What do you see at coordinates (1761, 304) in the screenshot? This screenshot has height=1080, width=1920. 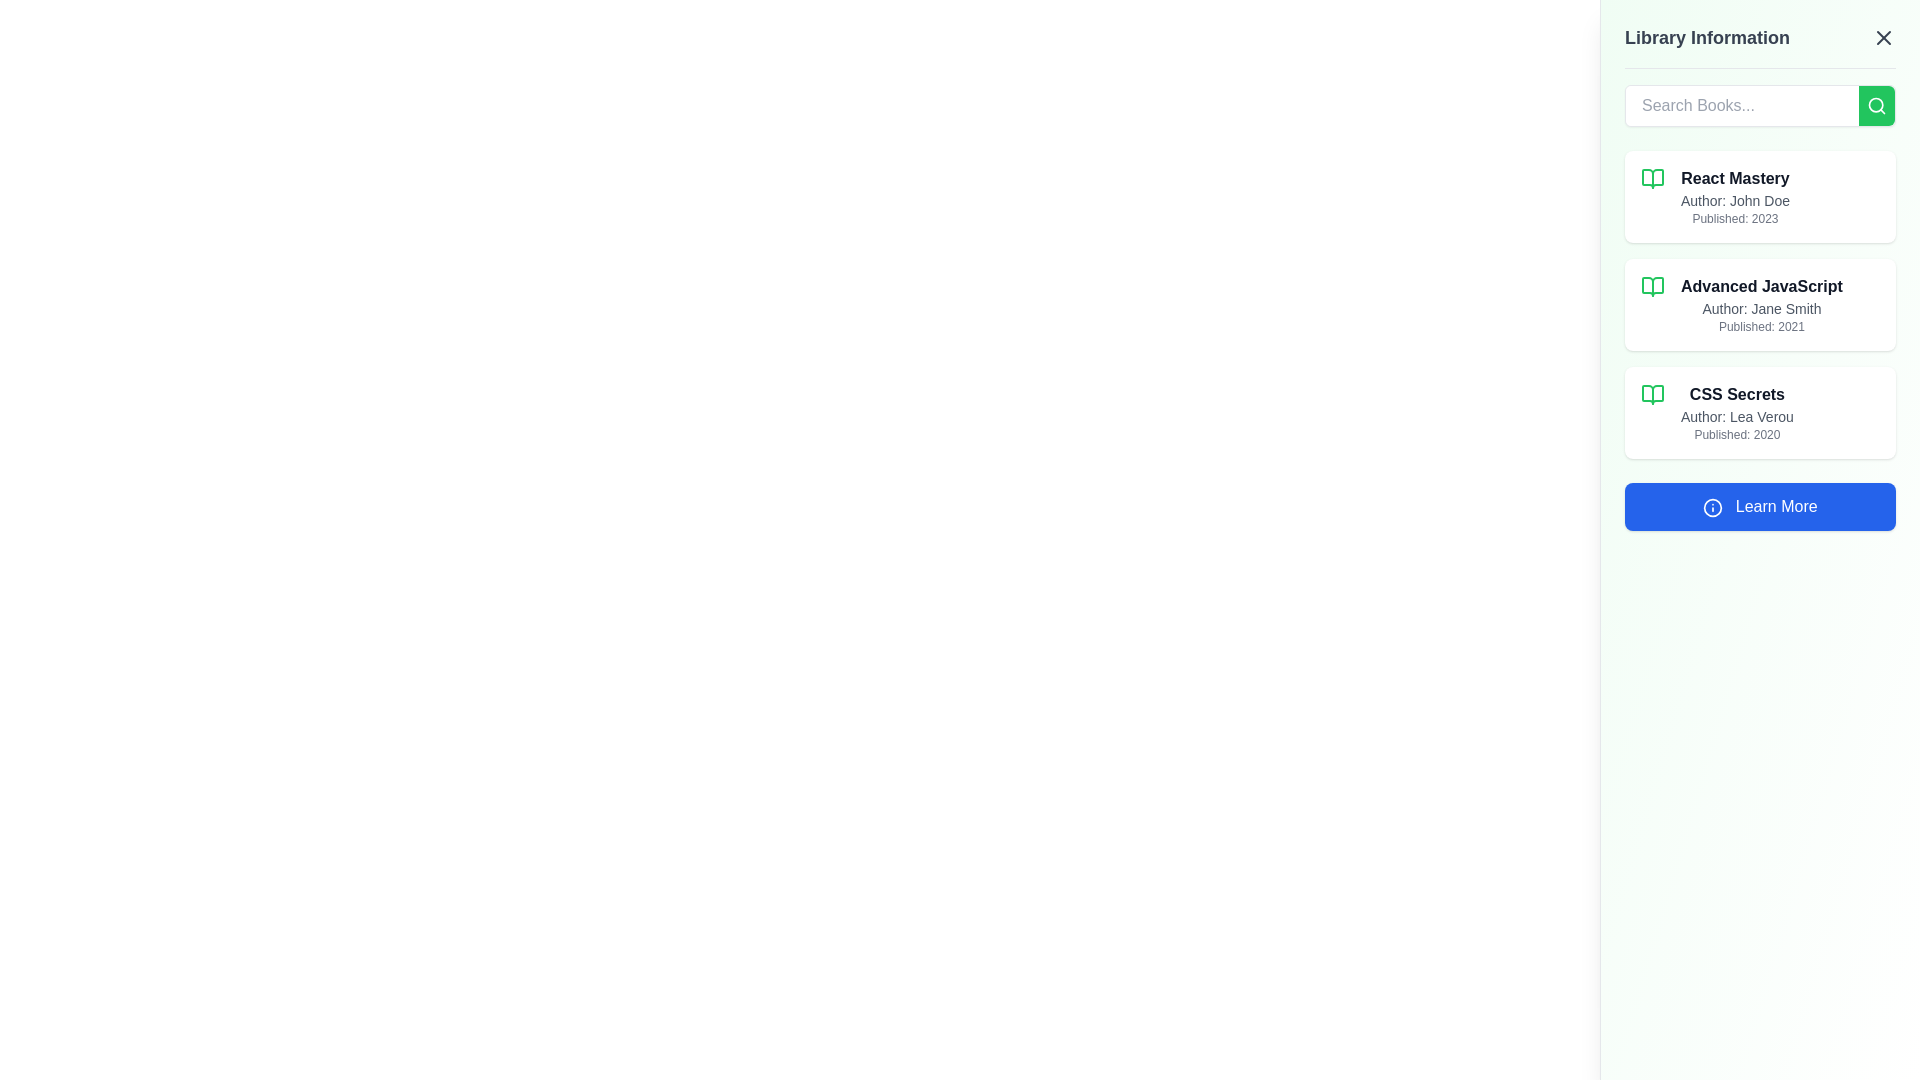 I see `the text block that provides detailed information about a book, including its title, author, and publication year, which is the second entry in a vertical list on a light green card` at bounding box center [1761, 304].